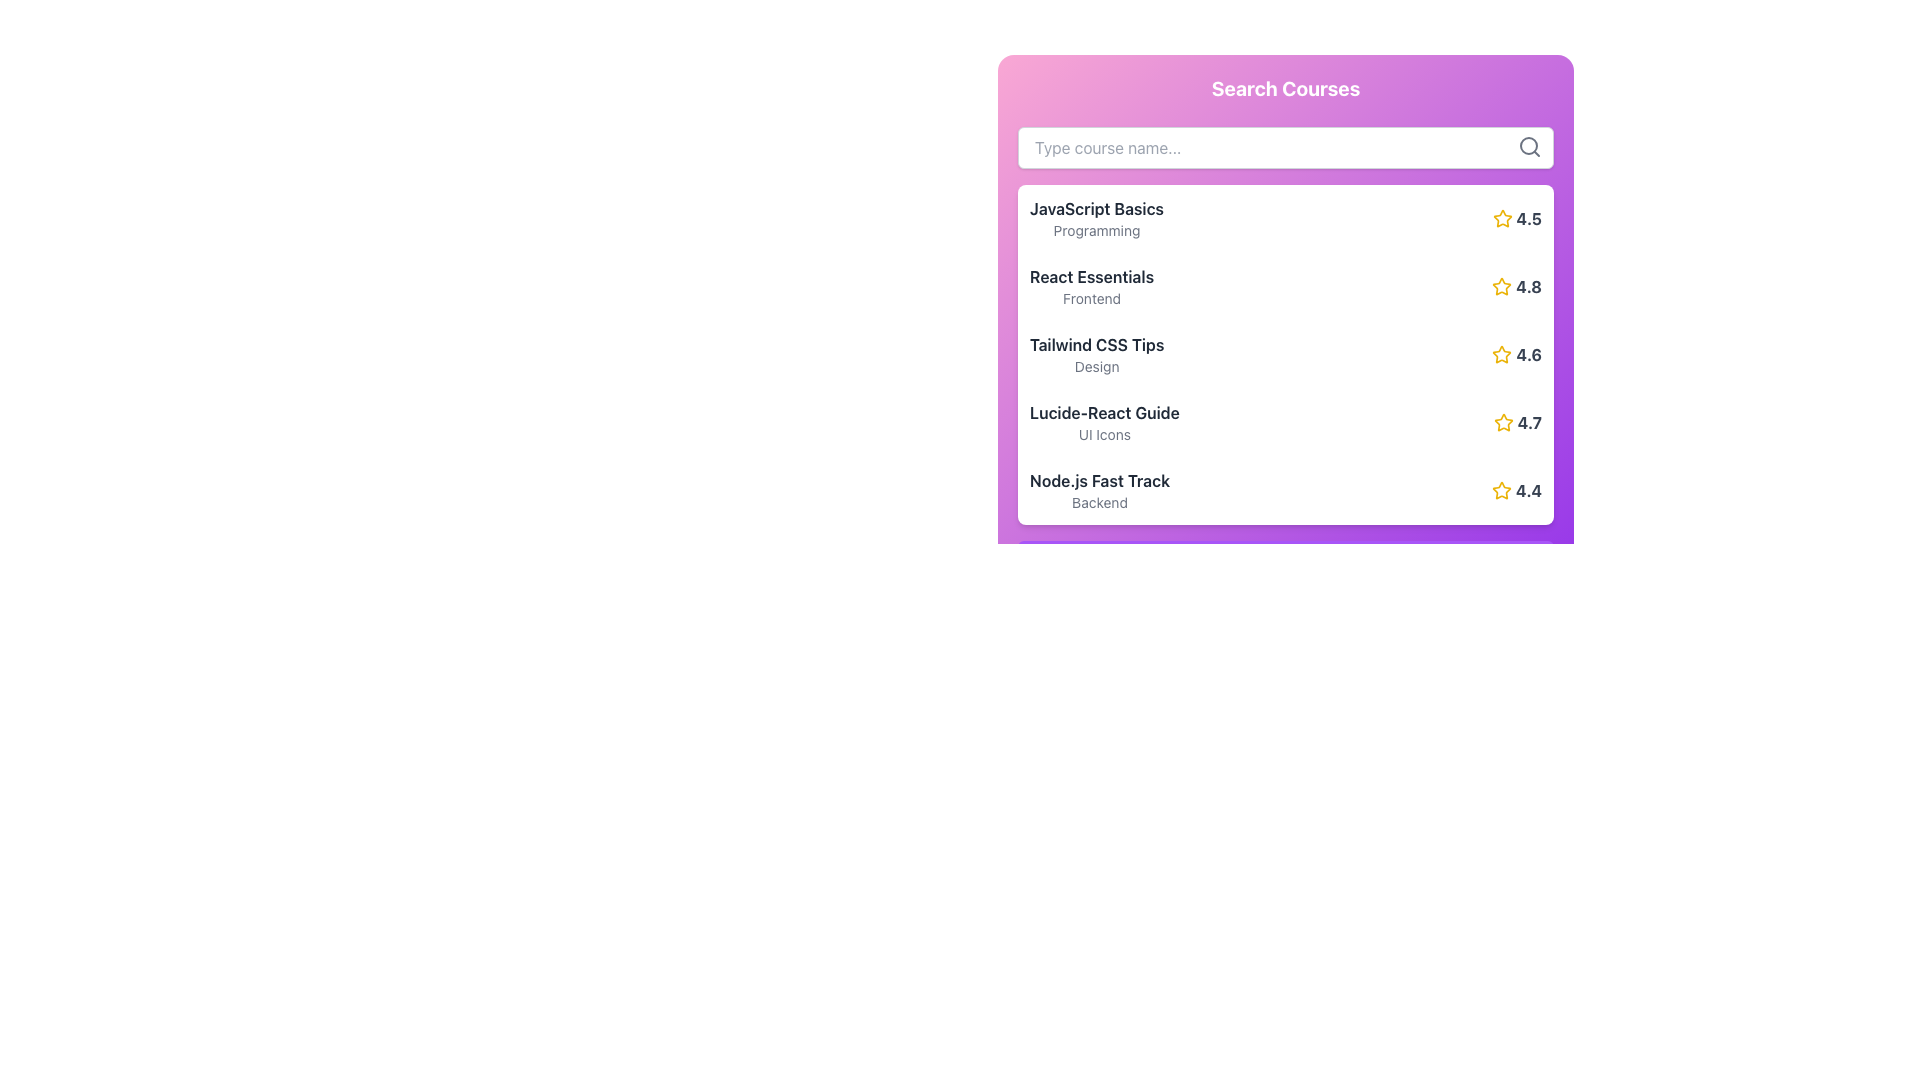 The height and width of the screenshot is (1080, 1920). I want to click on the last star icon representing the rating for the 'Node.js Fast Track' course, so click(1501, 490).